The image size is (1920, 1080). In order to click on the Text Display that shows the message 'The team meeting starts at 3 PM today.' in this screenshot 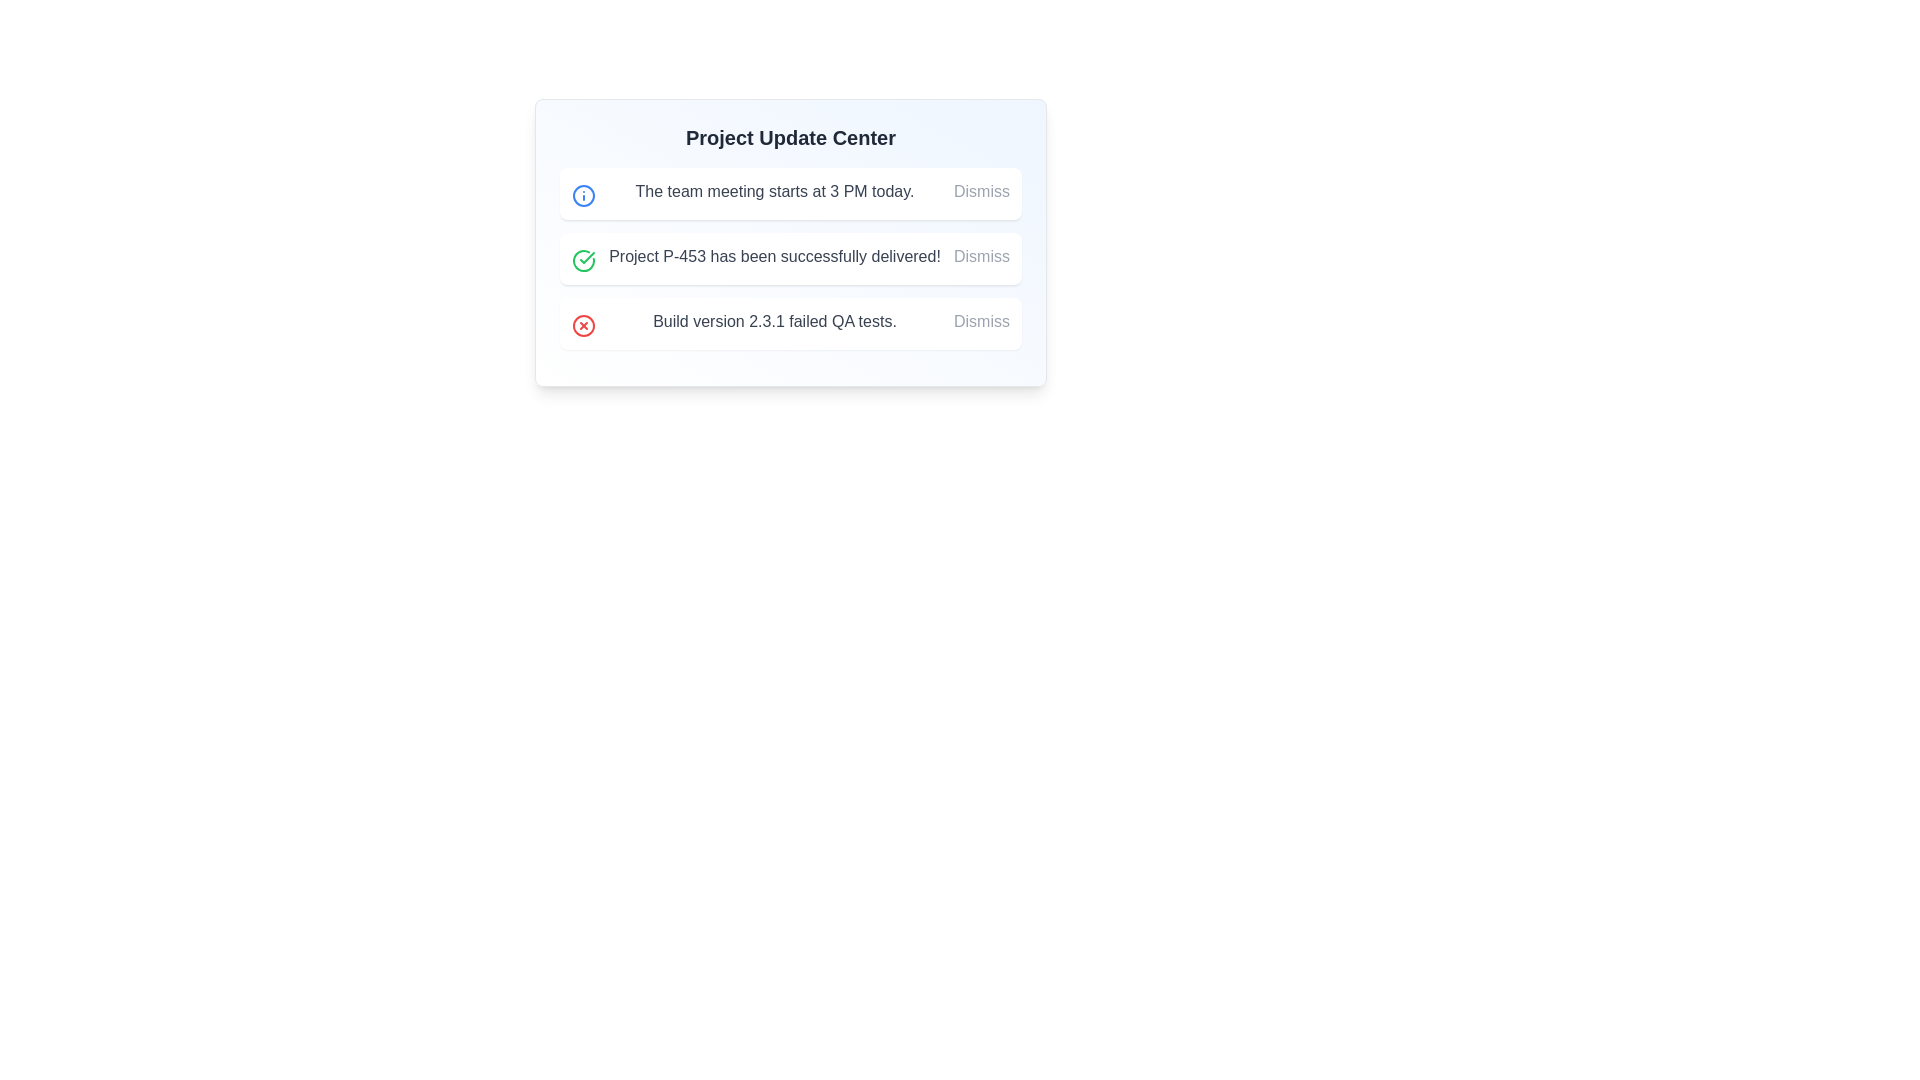, I will do `click(773, 192)`.